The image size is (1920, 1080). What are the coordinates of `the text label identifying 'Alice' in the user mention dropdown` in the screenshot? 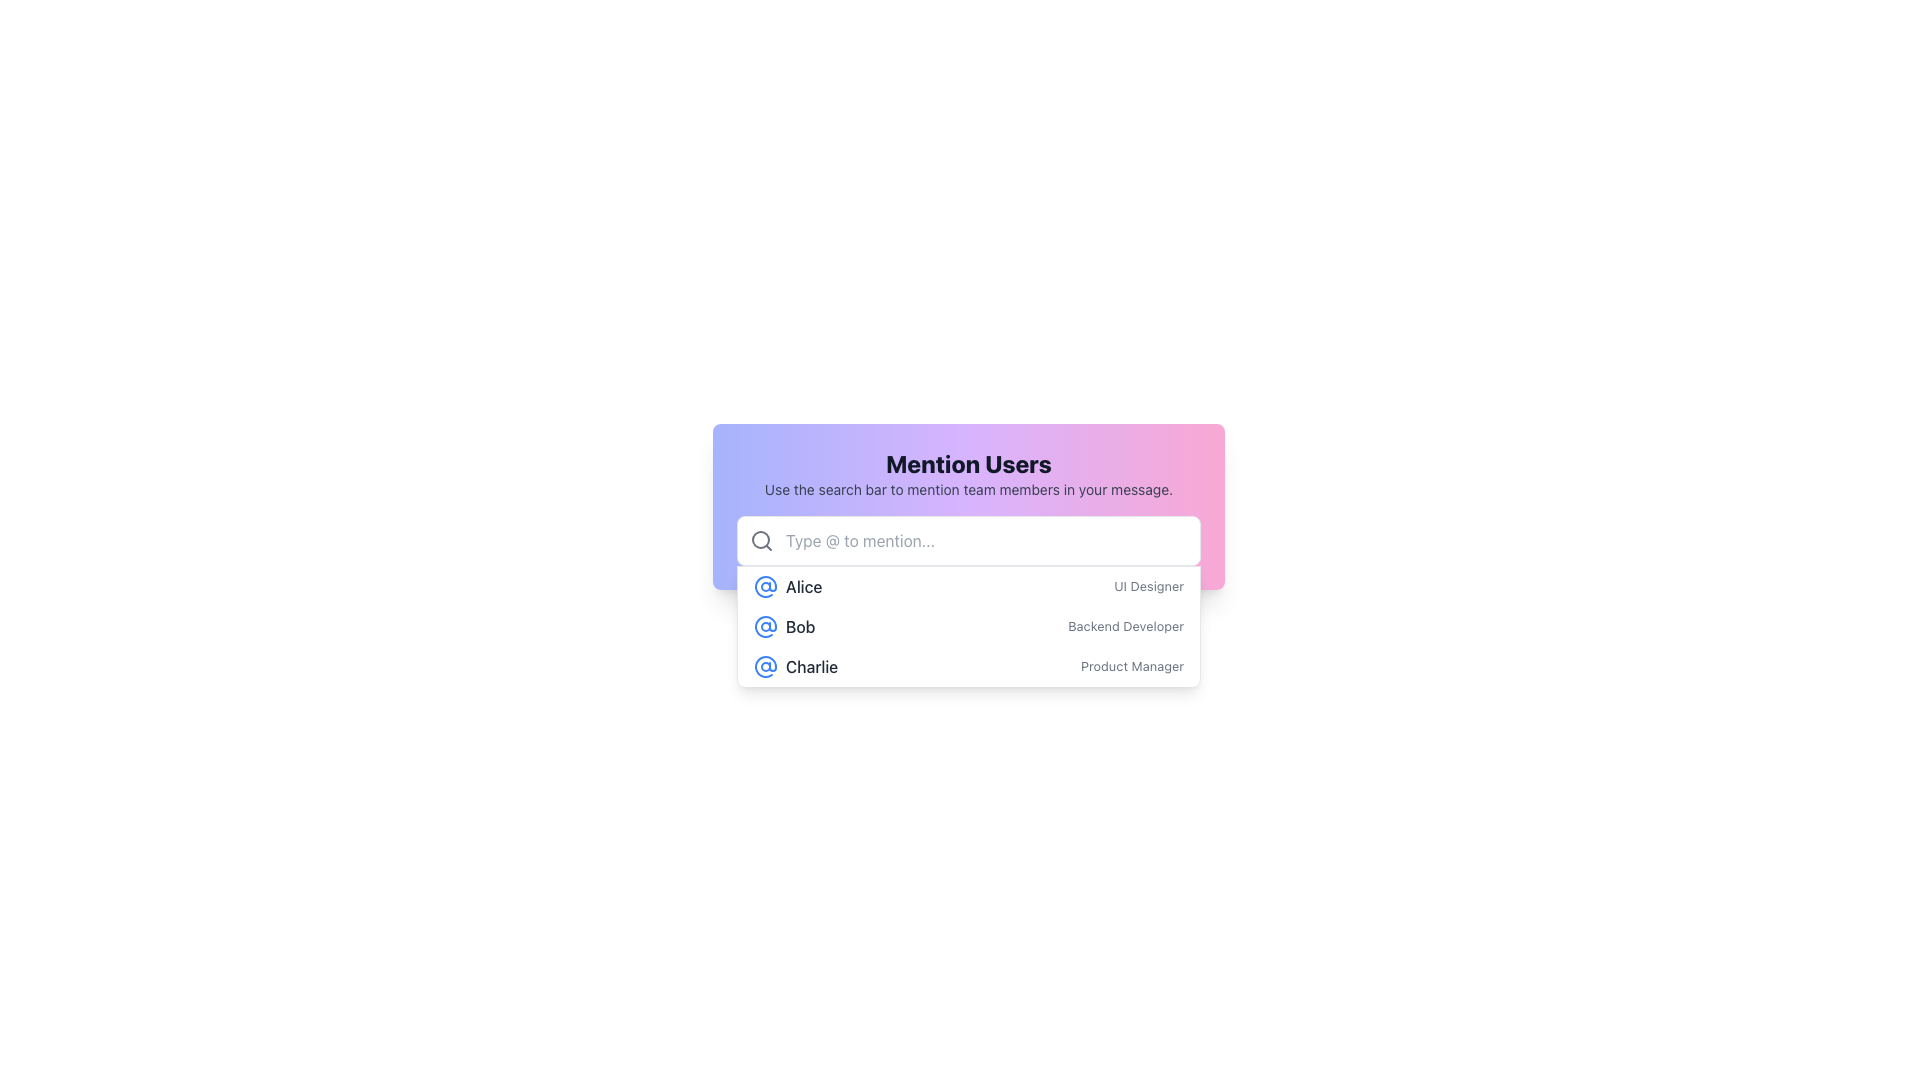 It's located at (787, 585).